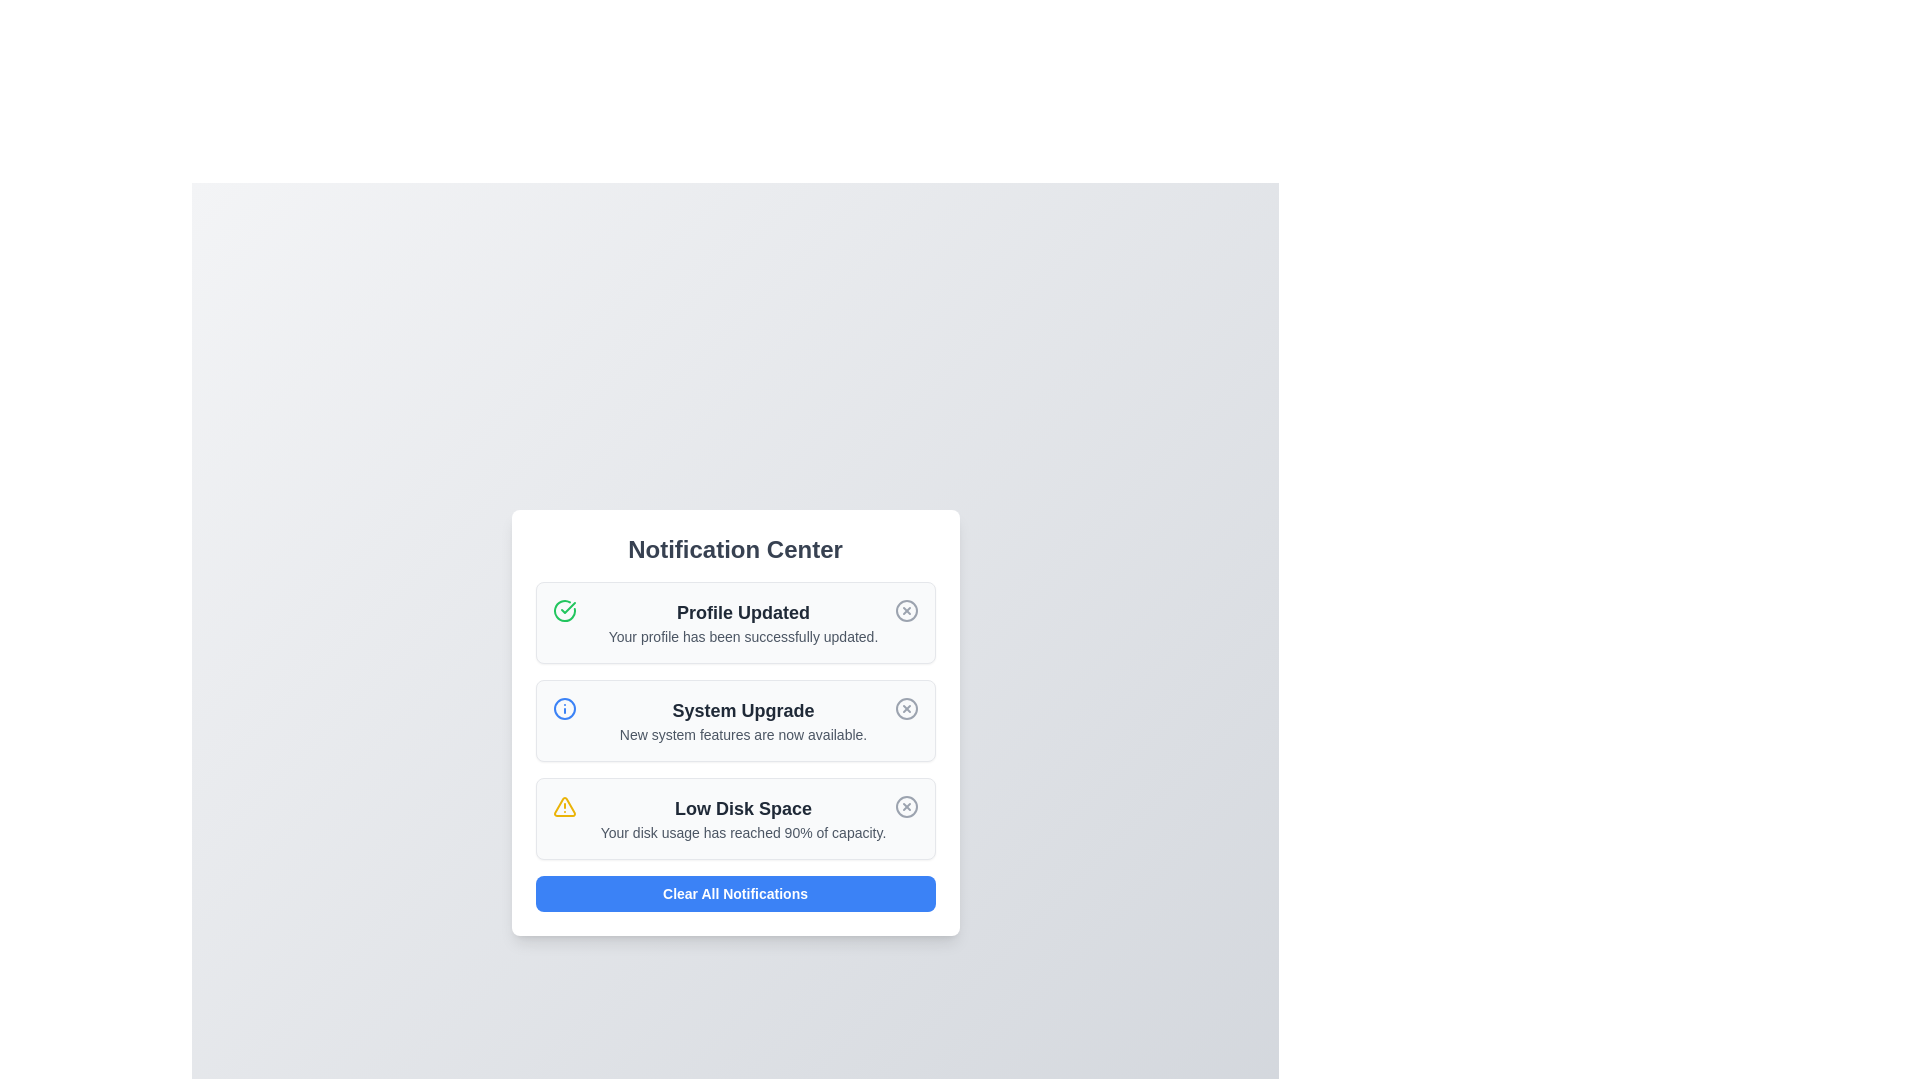 The height and width of the screenshot is (1080, 1920). Describe the element at coordinates (563, 708) in the screenshot. I see `the circular vector graphic icon with a blue outline, which serves as a minimalistic information or notification indicator in the notifications panel for 'System Upgrade'` at that location.